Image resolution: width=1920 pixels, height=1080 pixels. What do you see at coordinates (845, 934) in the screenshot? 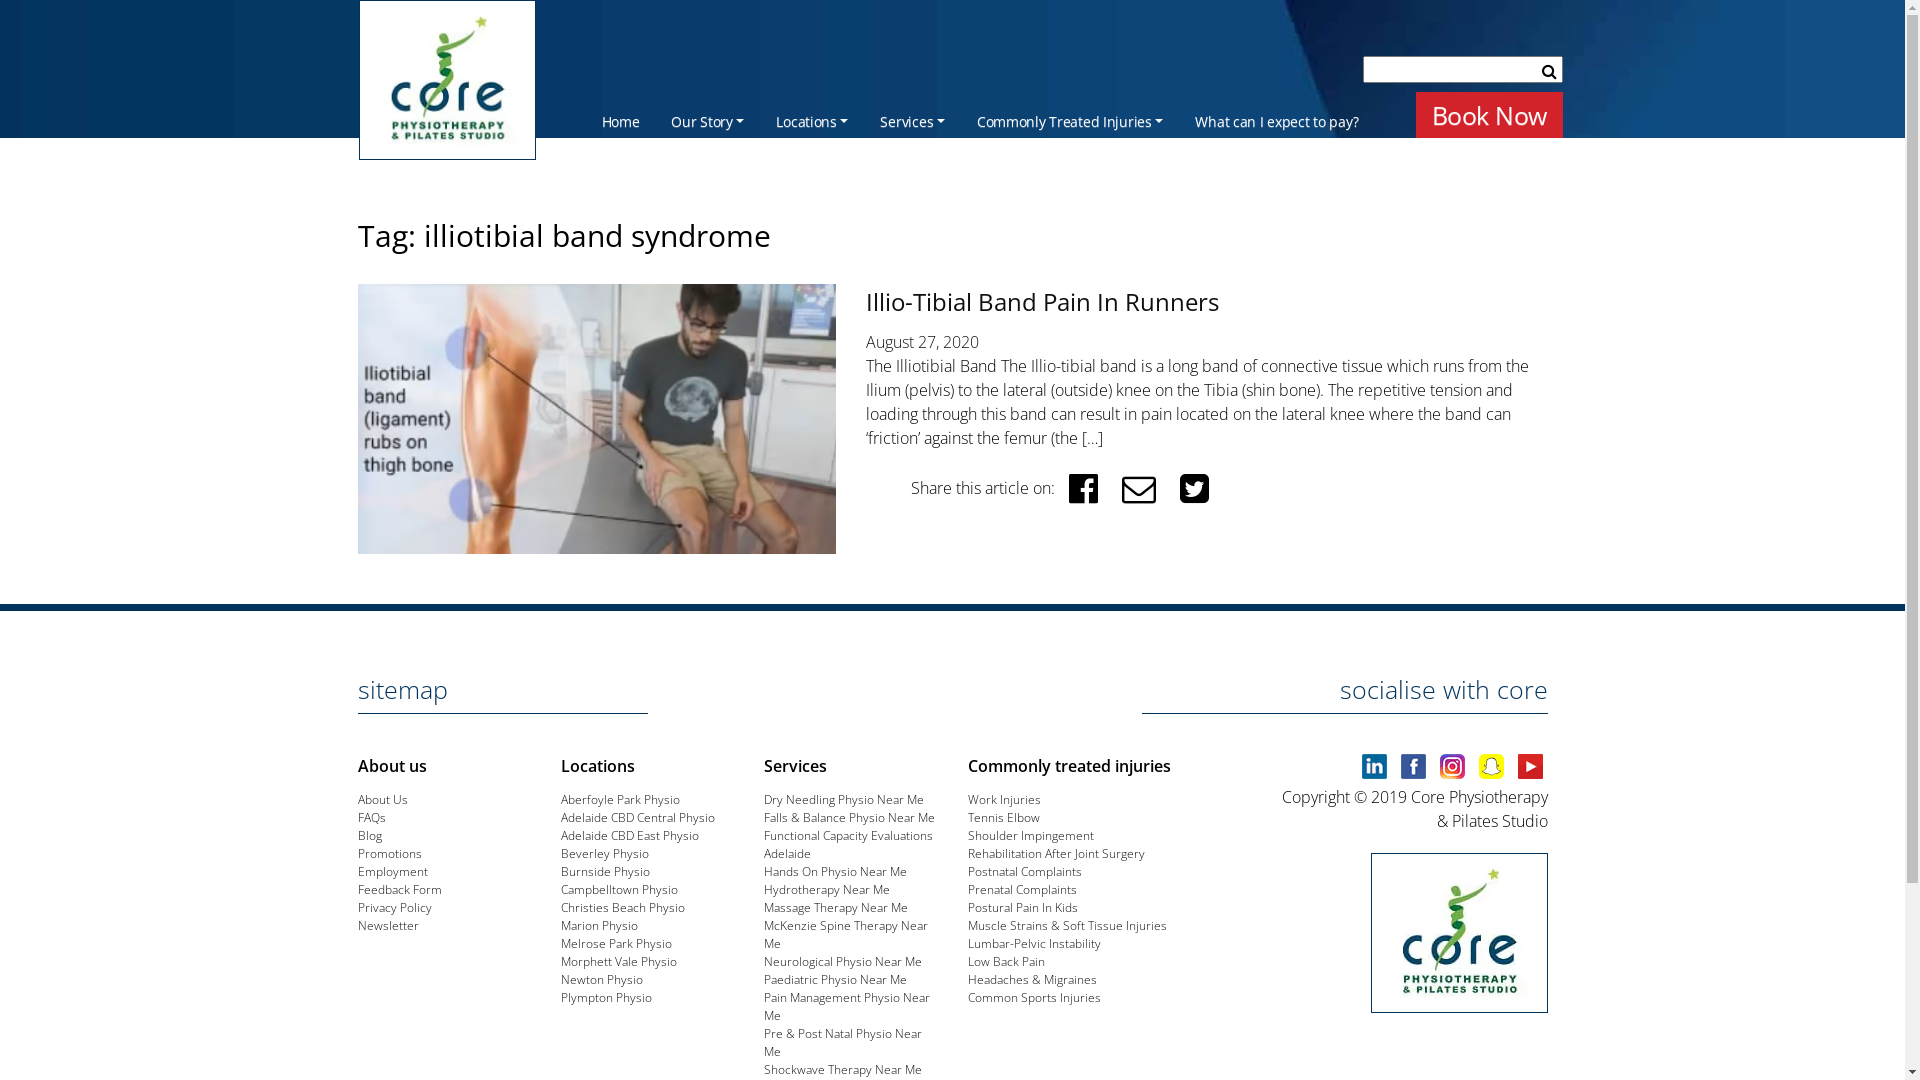
I see `'McKenzie Spine Therapy Near Me'` at bounding box center [845, 934].